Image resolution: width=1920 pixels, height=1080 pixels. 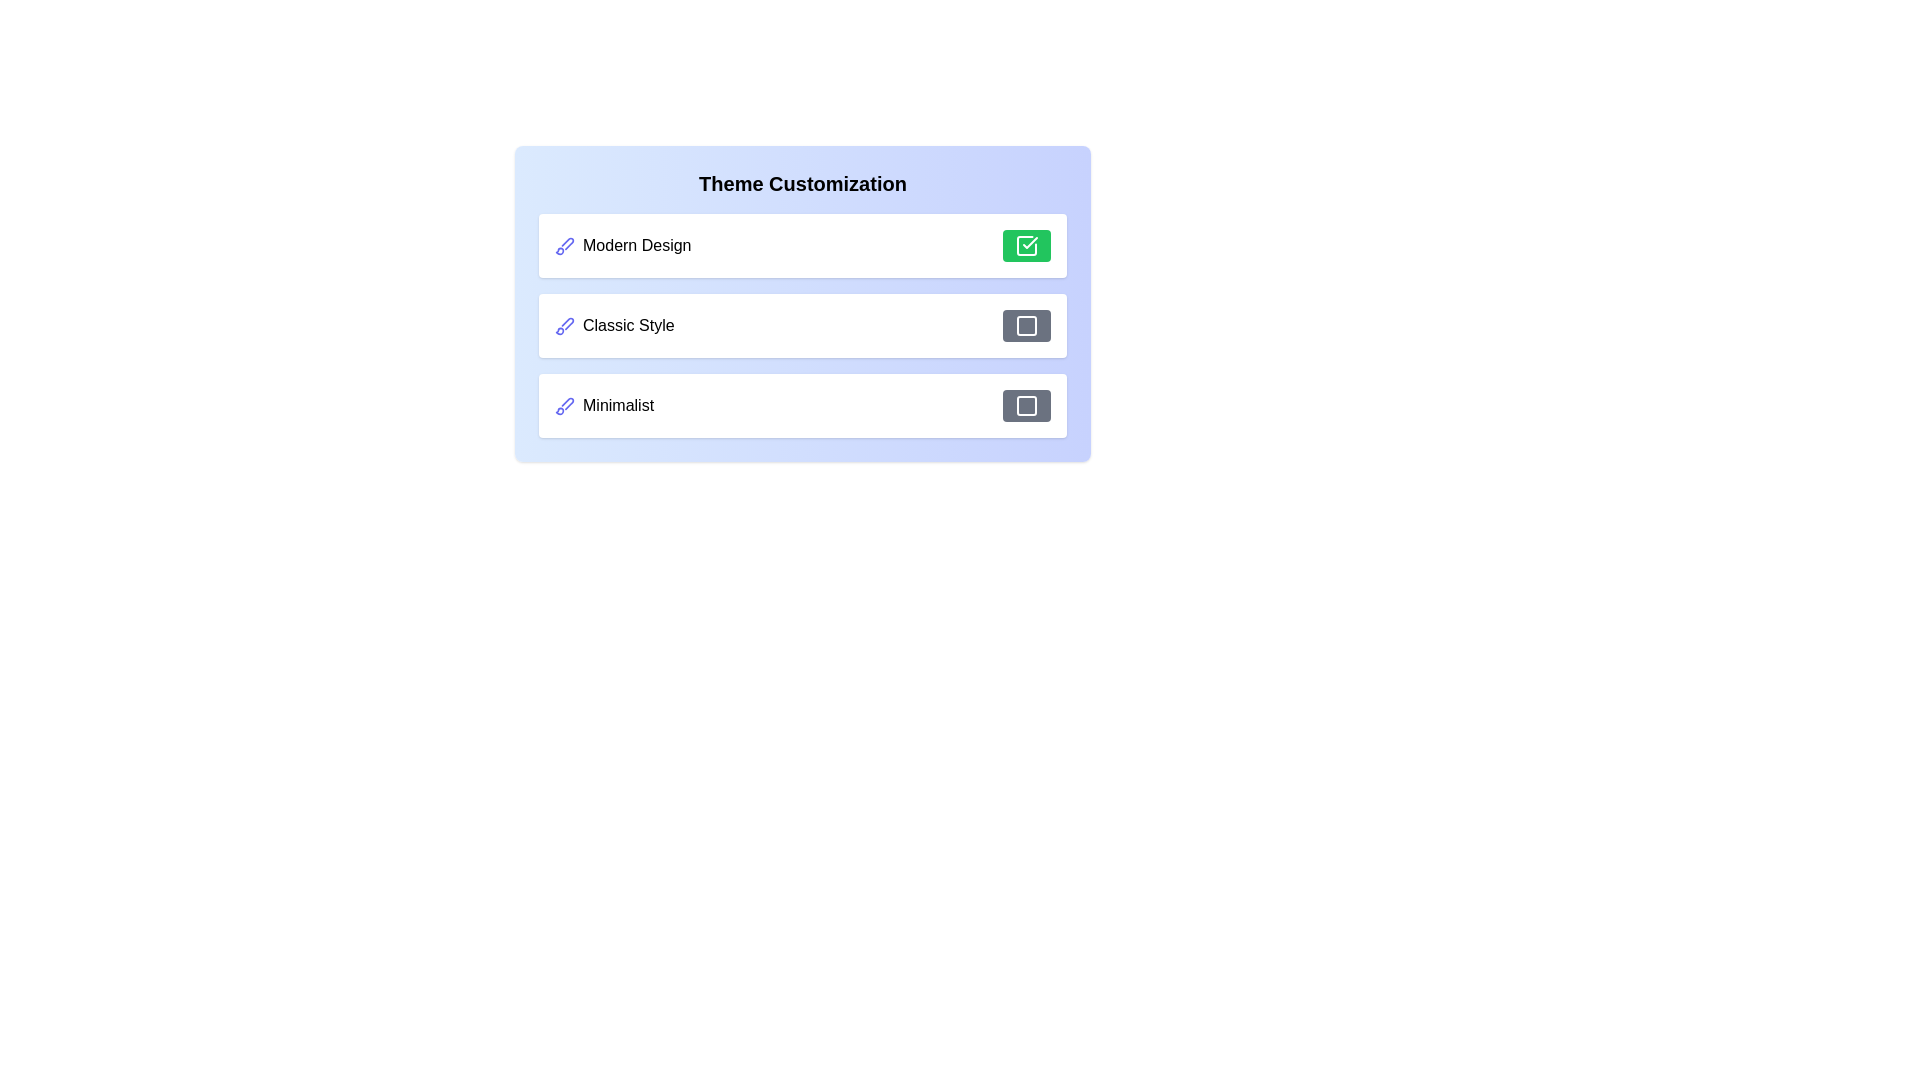 I want to click on the icon for Minimalist theme to reveal tooltip or interaction, so click(x=564, y=405).